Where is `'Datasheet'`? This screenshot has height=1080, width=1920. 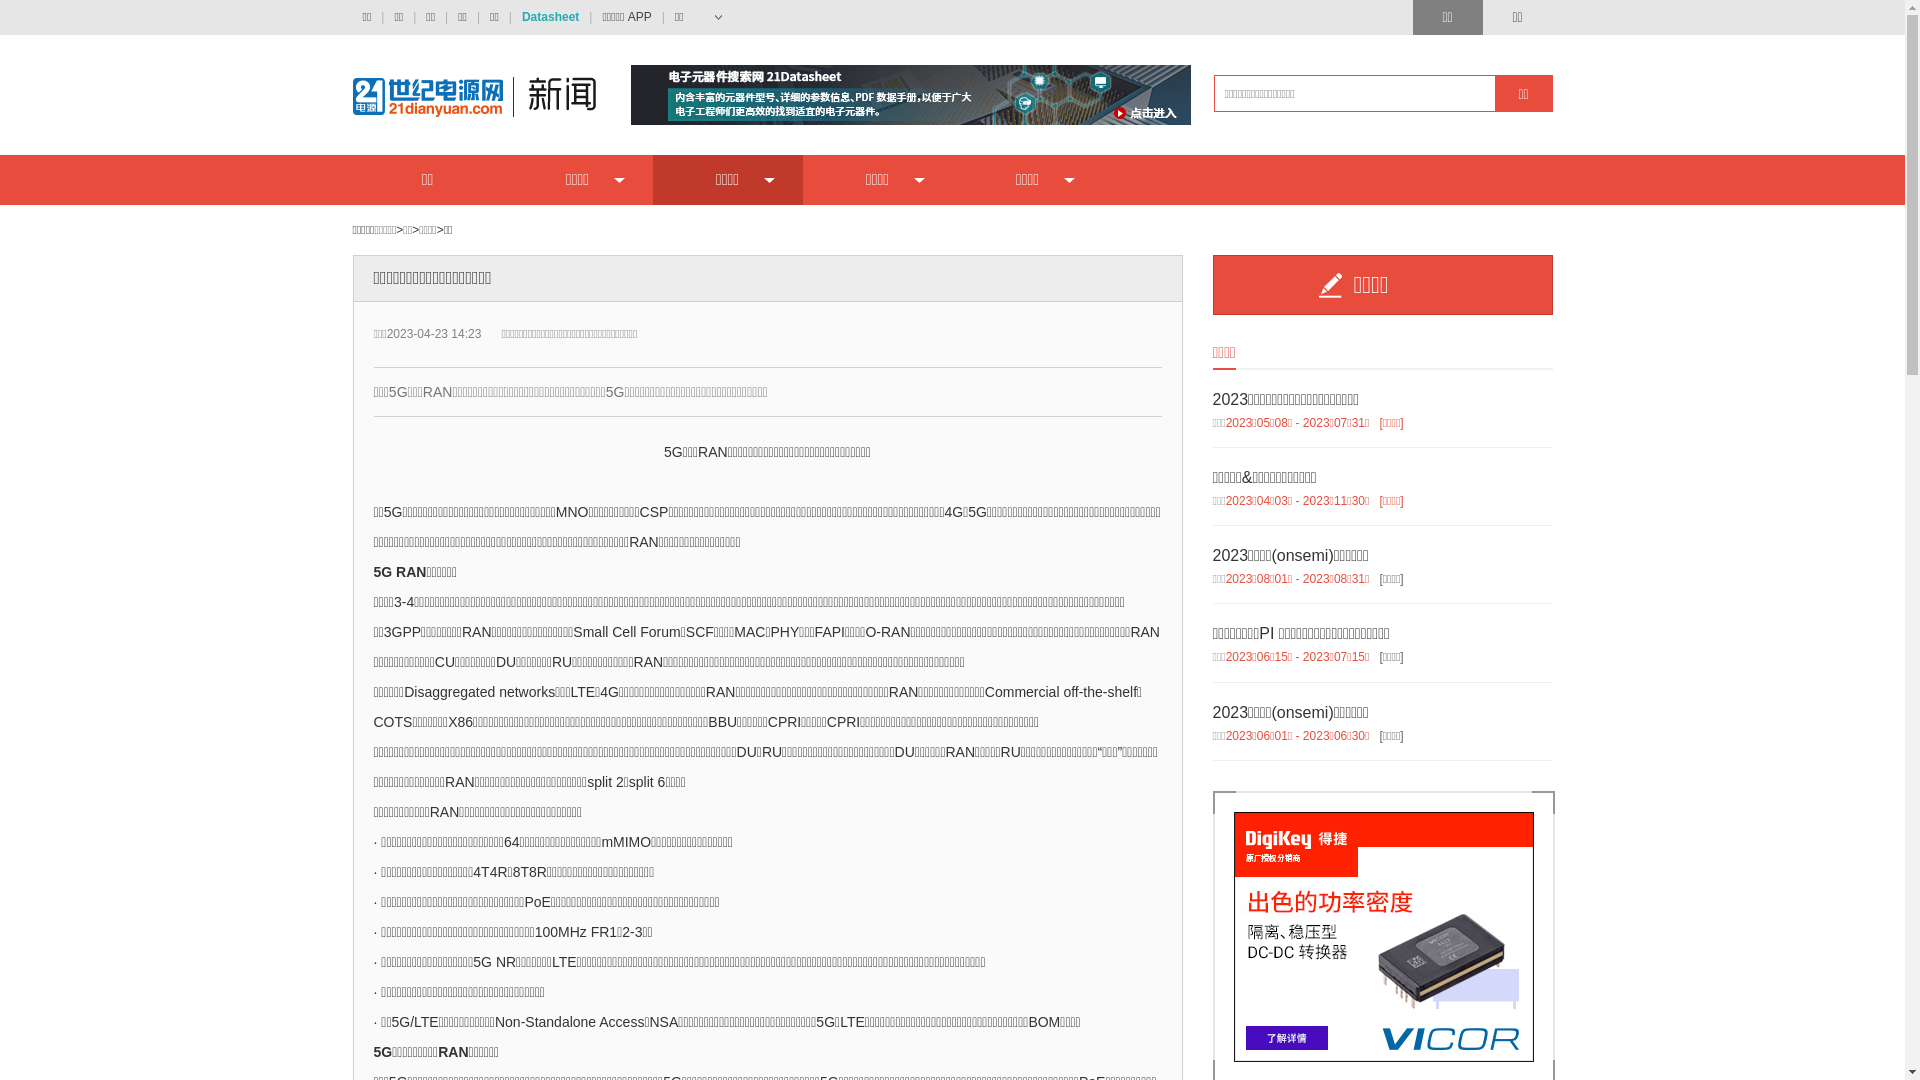
'Datasheet' is located at coordinates (512, 17).